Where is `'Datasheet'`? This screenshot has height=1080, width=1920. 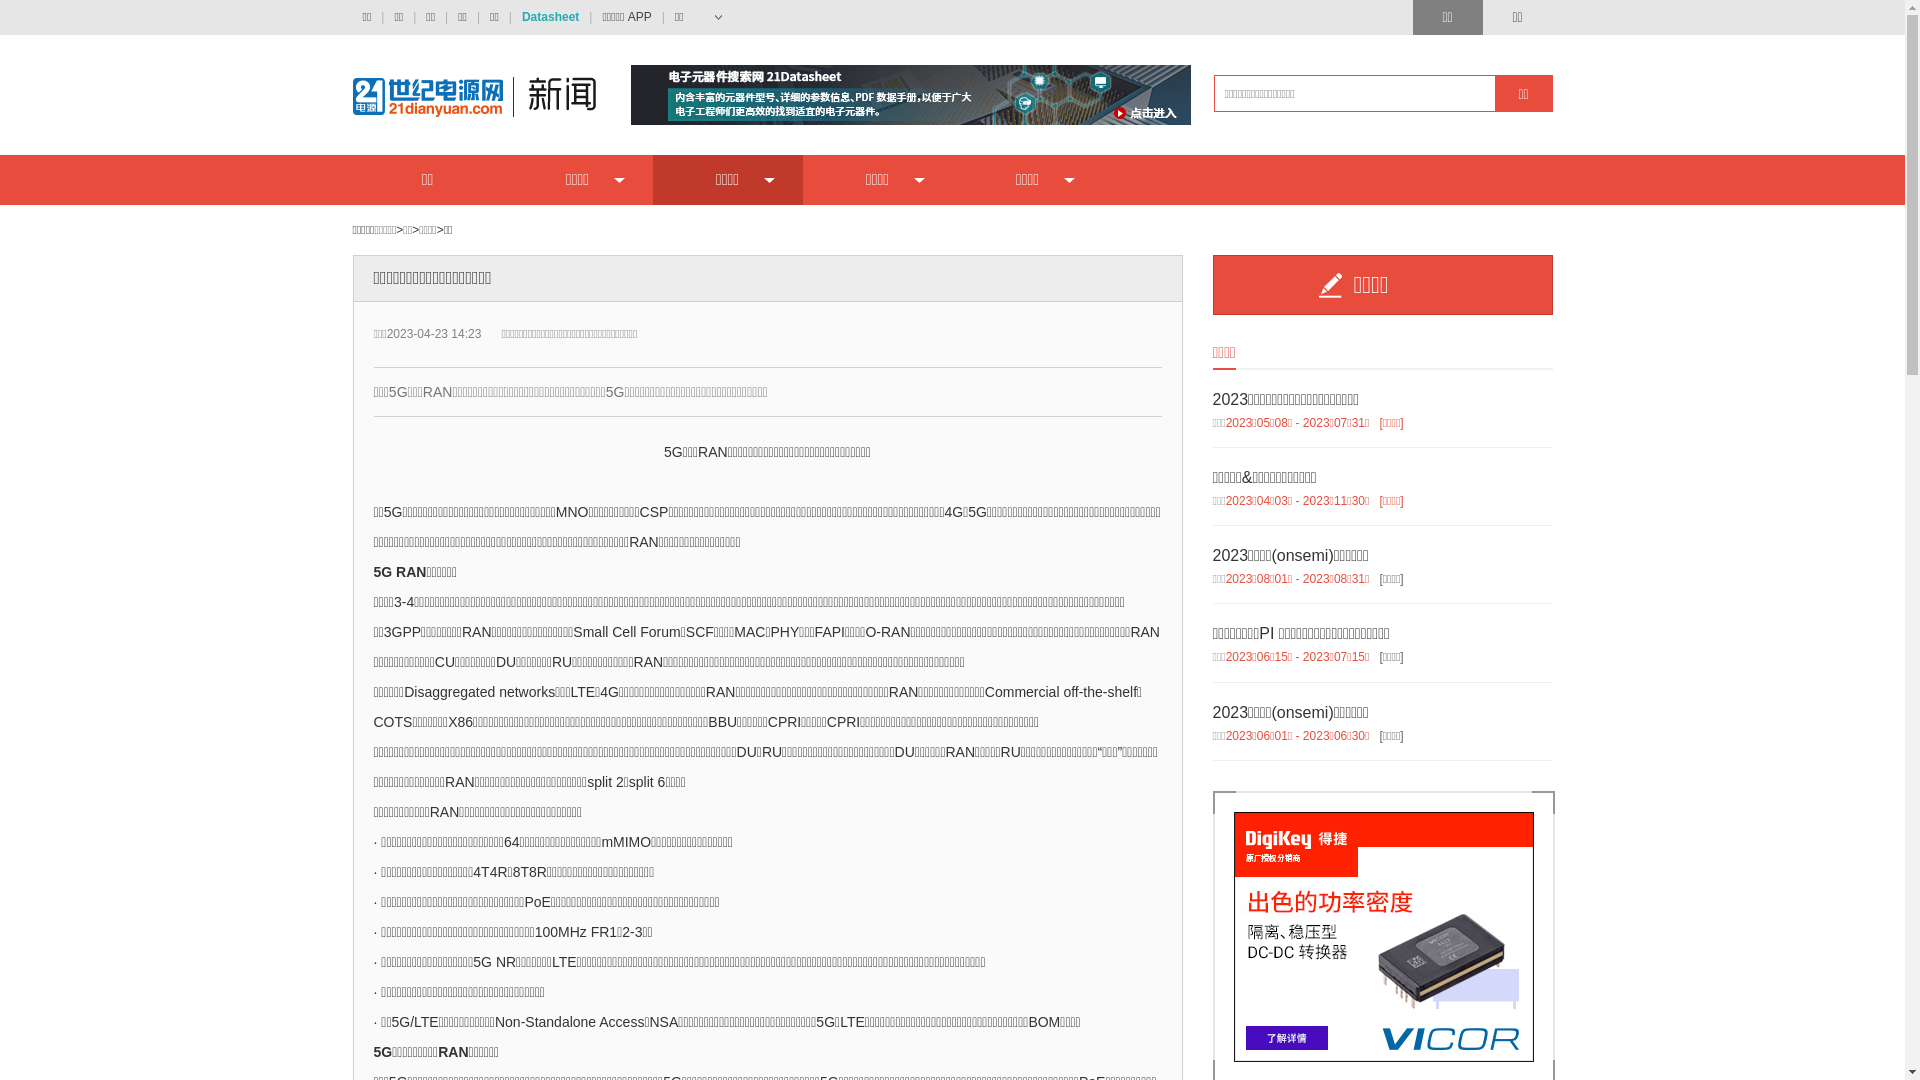
'Datasheet' is located at coordinates (512, 17).